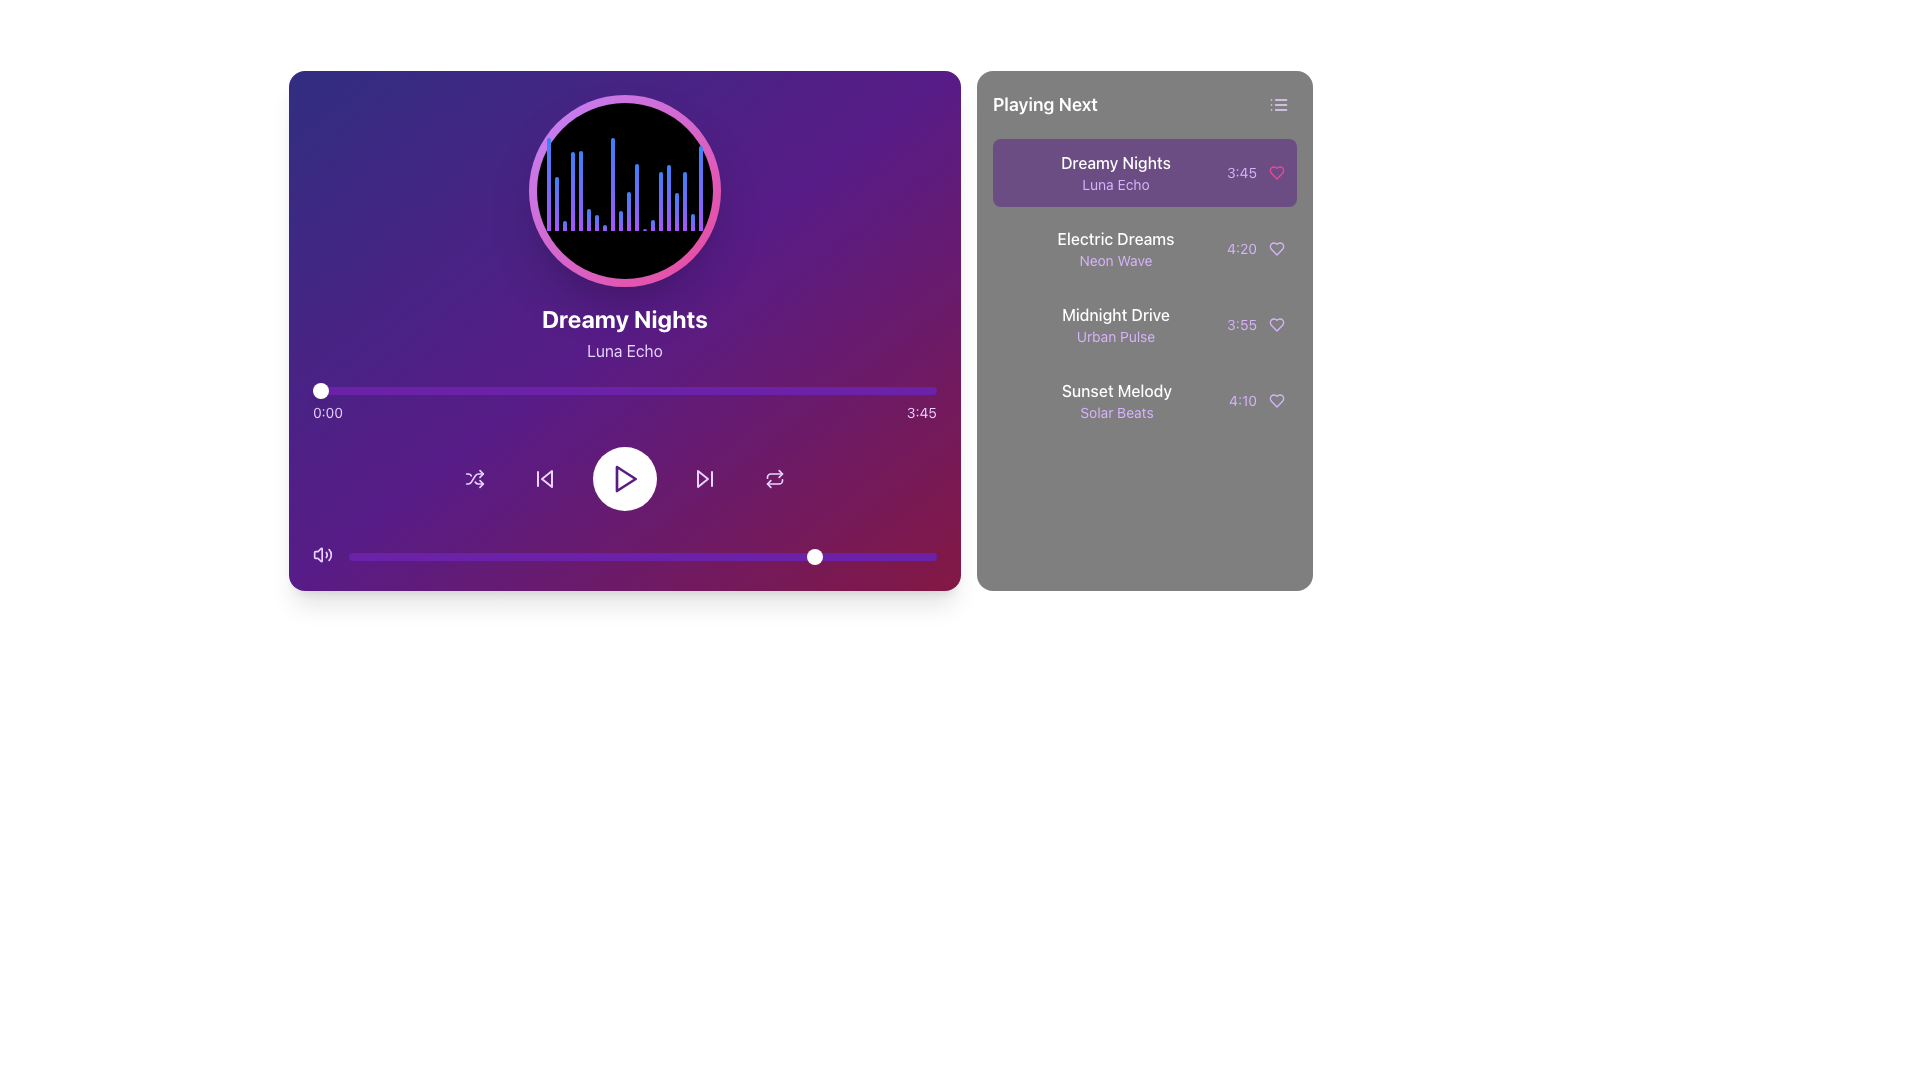 The height and width of the screenshot is (1080, 1920). What do you see at coordinates (327, 411) in the screenshot?
I see `the static text label that indicates the current playback position in the media player, located at the start of the progress bar` at bounding box center [327, 411].